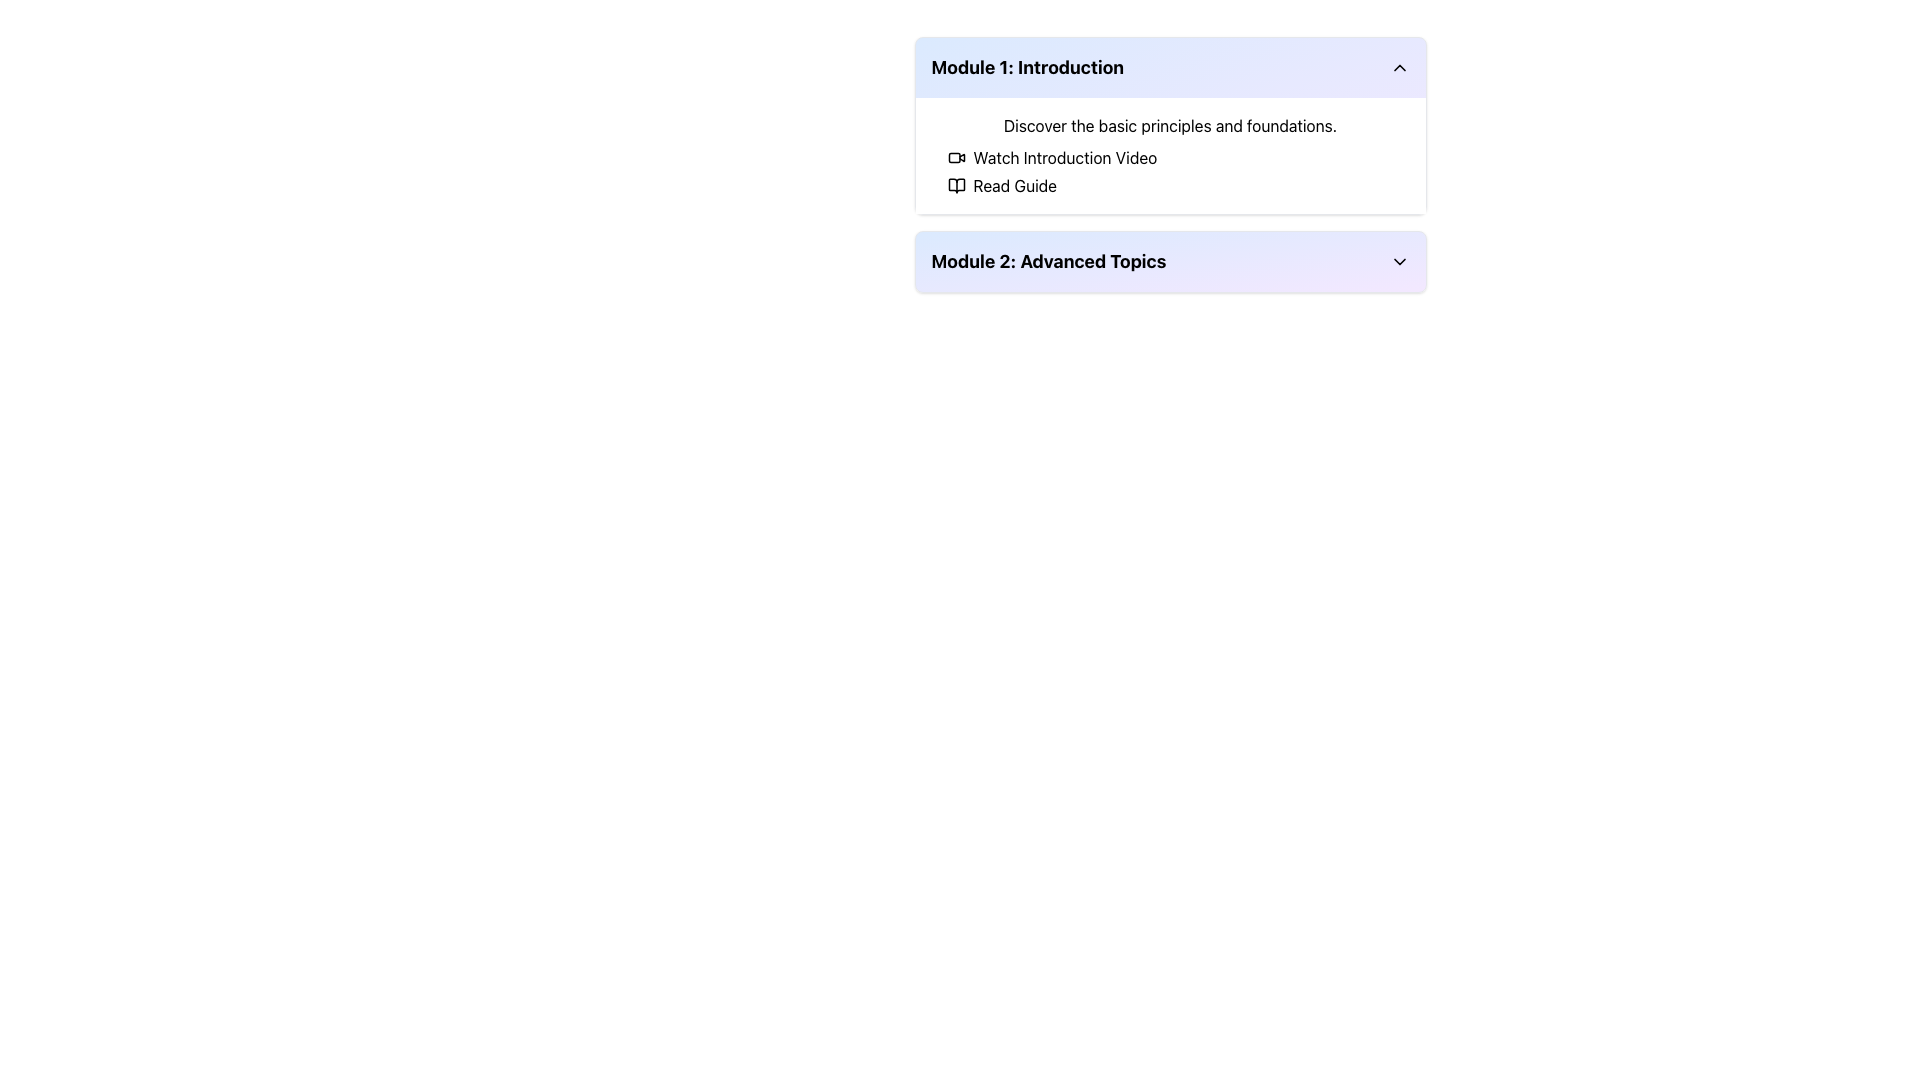 Image resolution: width=1920 pixels, height=1080 pixels. Describe the element at coordinates (1398, 67) in the screenshot. I see `the chevron icon at the far right side of the header section of the 'Module 1: Introduction'` at that location.